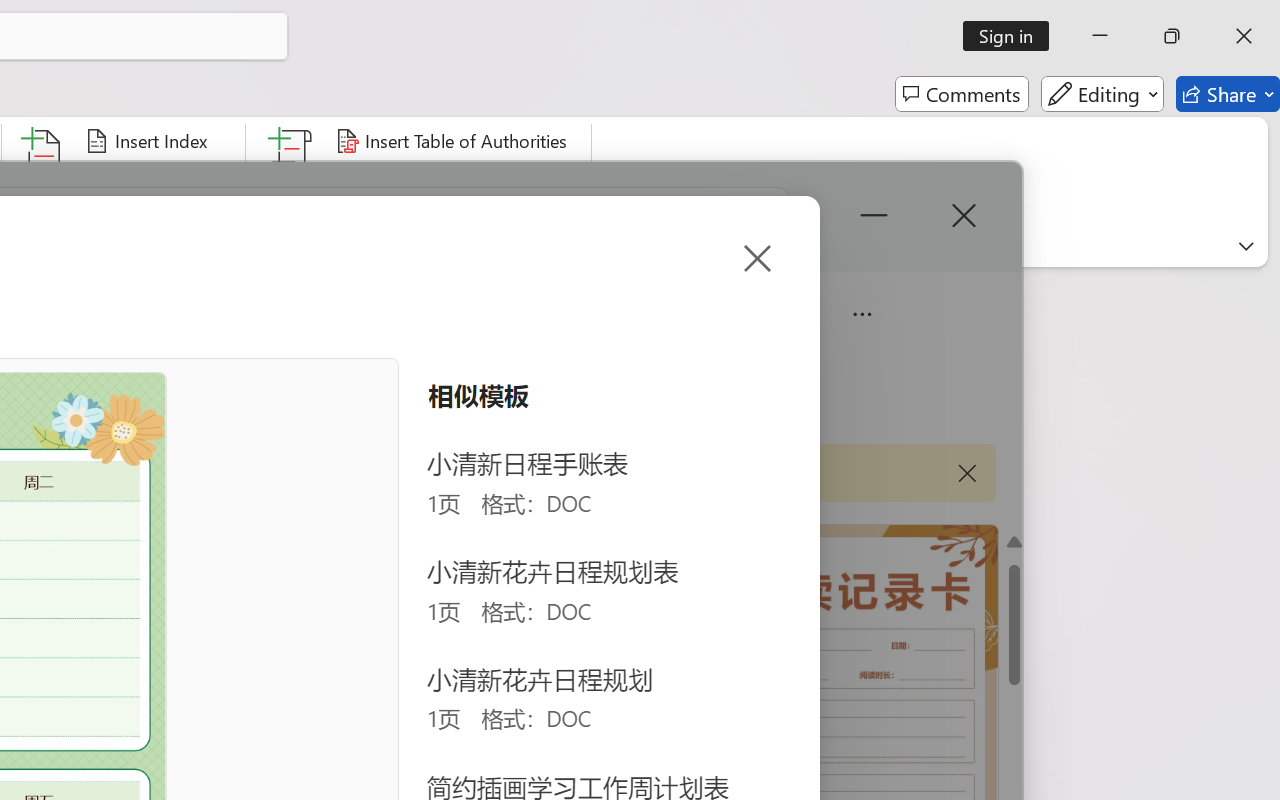  I want to click on 'Insert Index...', so click(148, 141).